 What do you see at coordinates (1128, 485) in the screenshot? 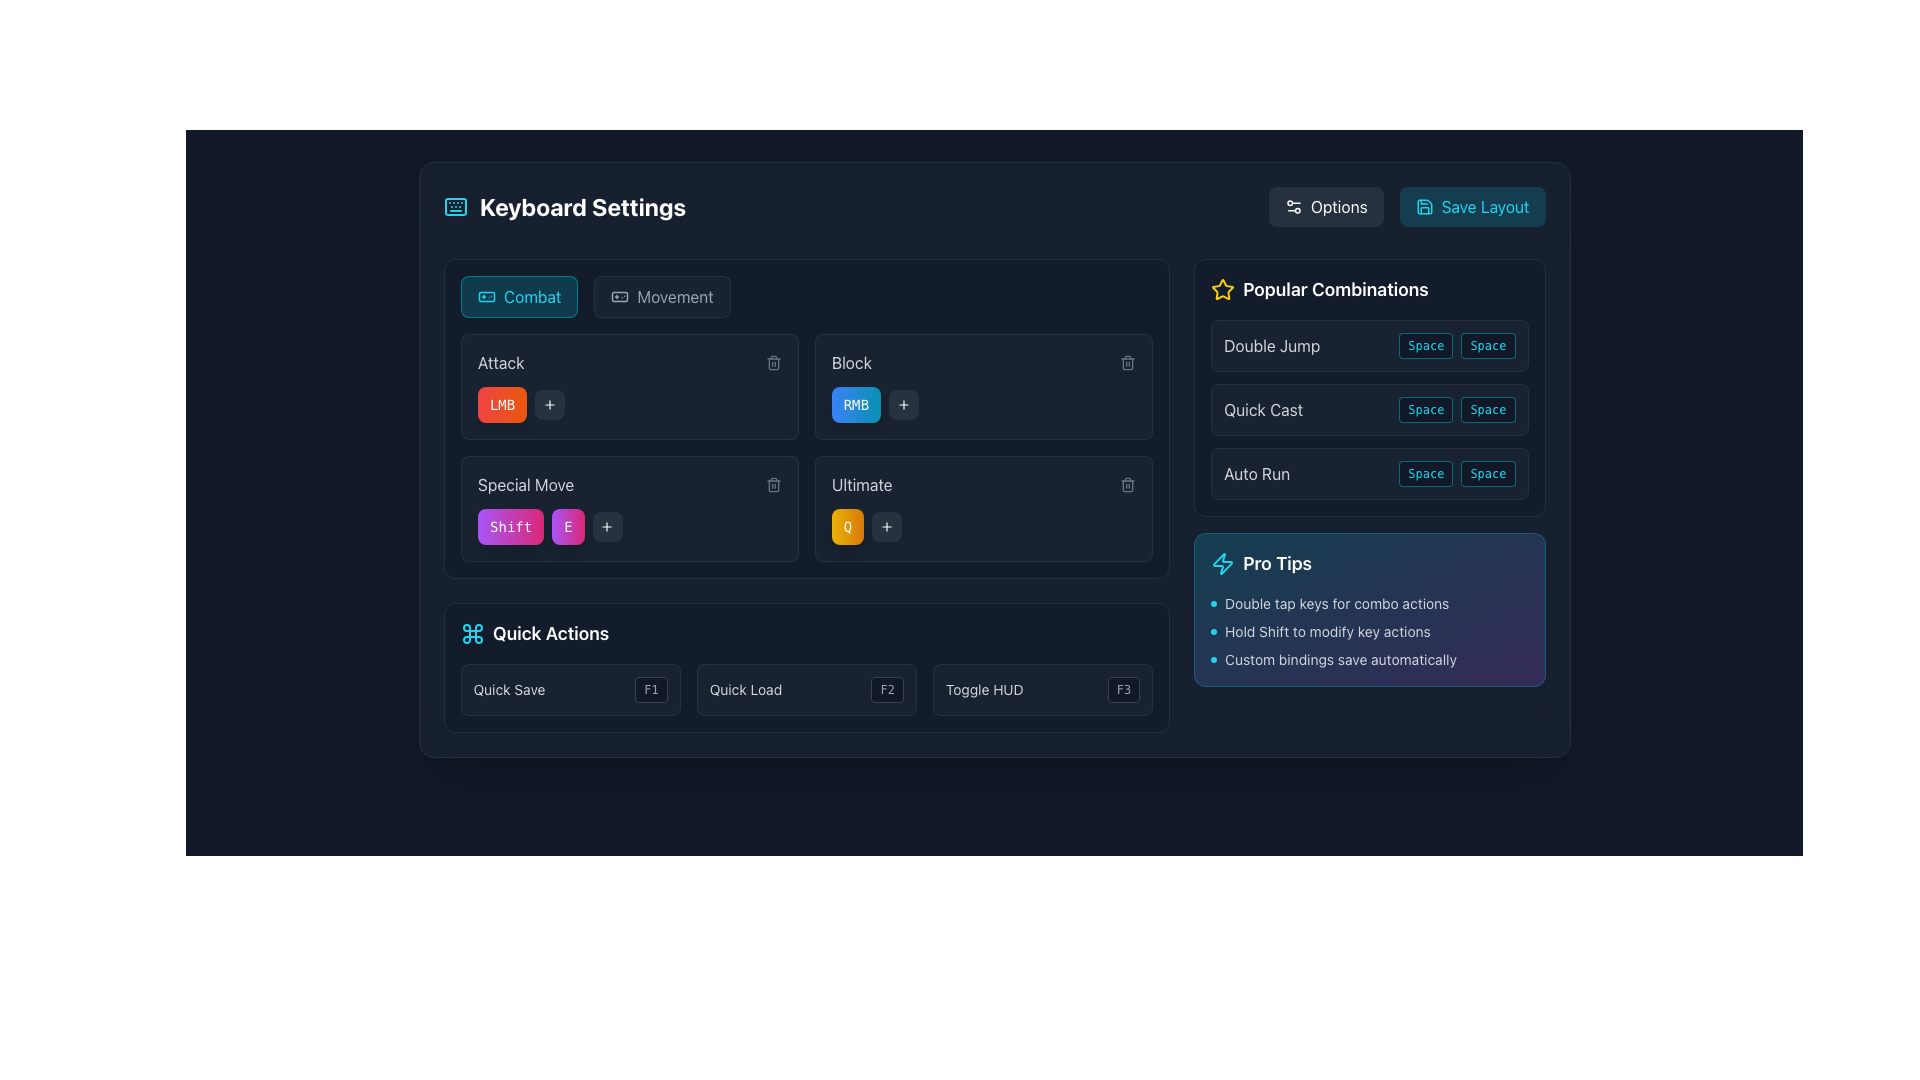
I see `the gray trash icon button located to the right of the text 'Ultimate'` at bounding box center [1128, 485].